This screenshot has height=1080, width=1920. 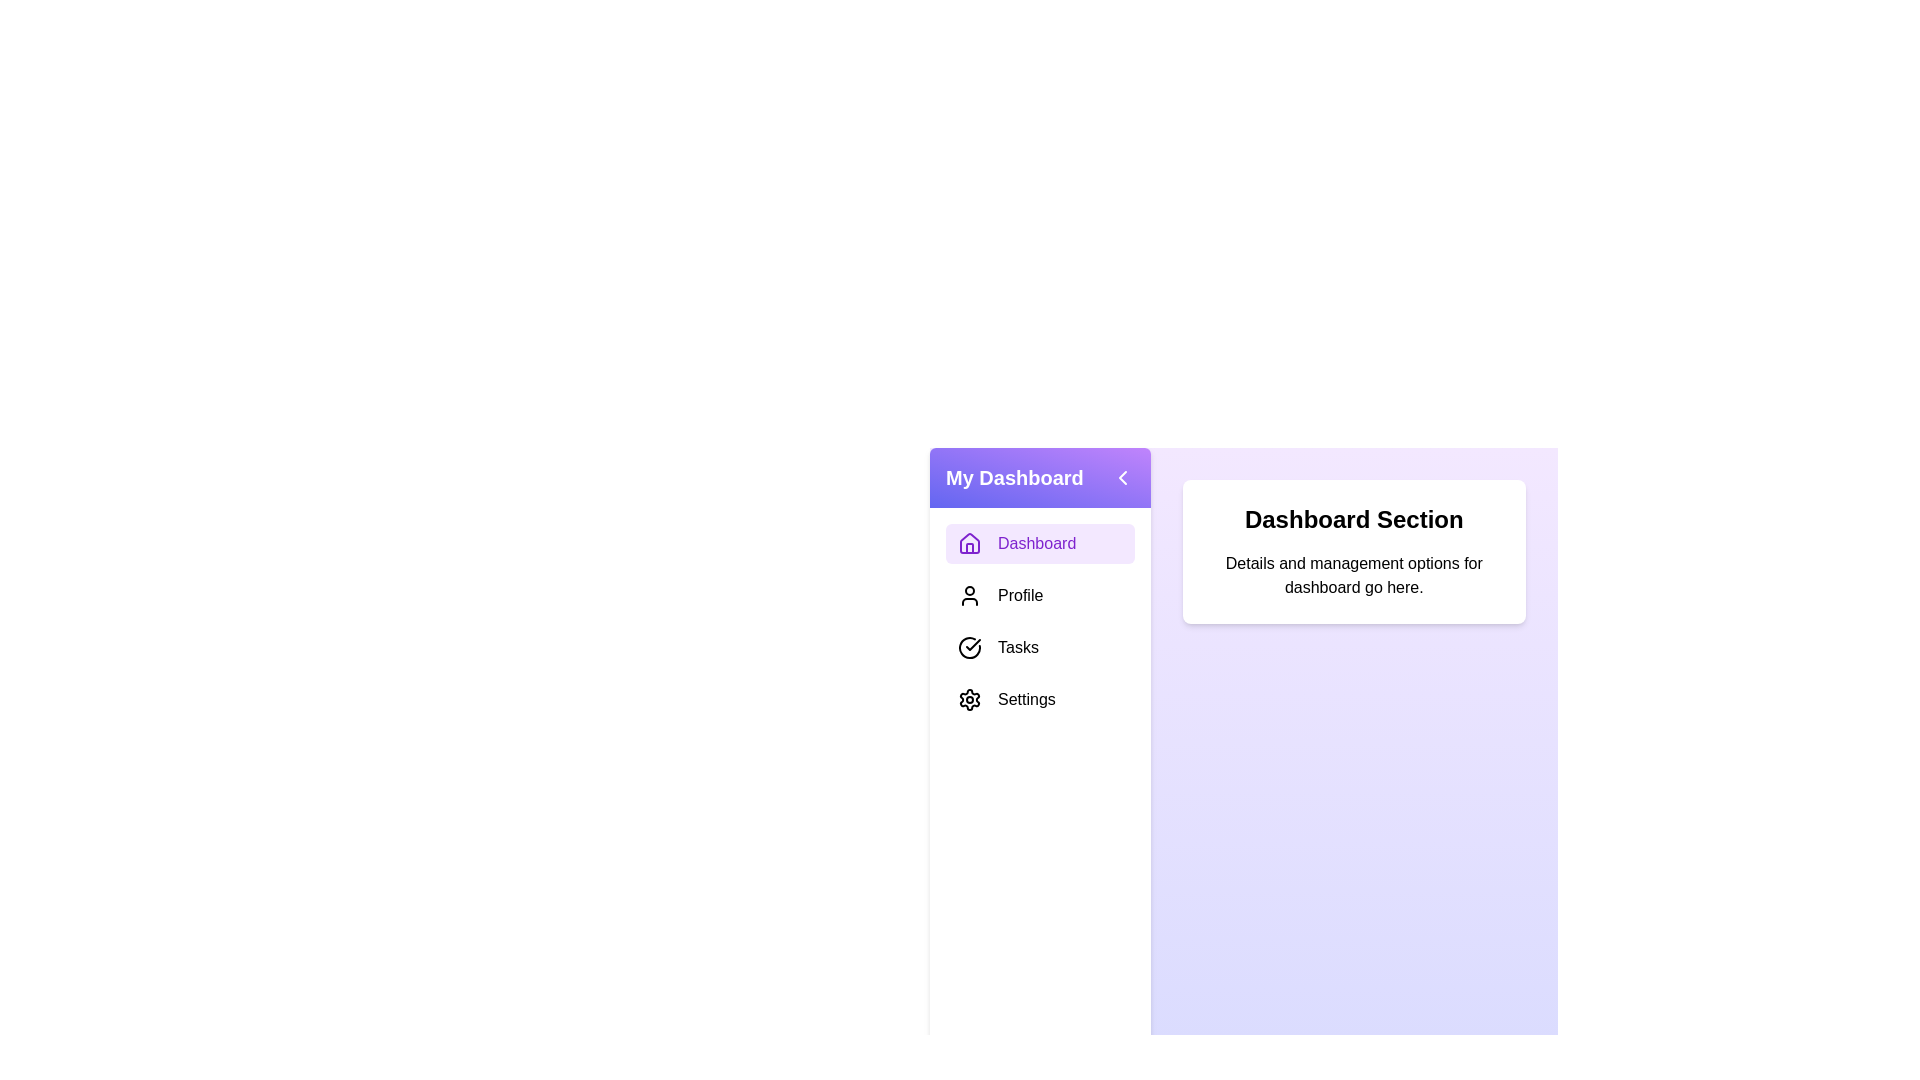 What do you see at coordinates (1040, 595) in the screenshot?
I see `the 'Profile' button in the vertical navigation menu` at bounding box center [1040, 595].